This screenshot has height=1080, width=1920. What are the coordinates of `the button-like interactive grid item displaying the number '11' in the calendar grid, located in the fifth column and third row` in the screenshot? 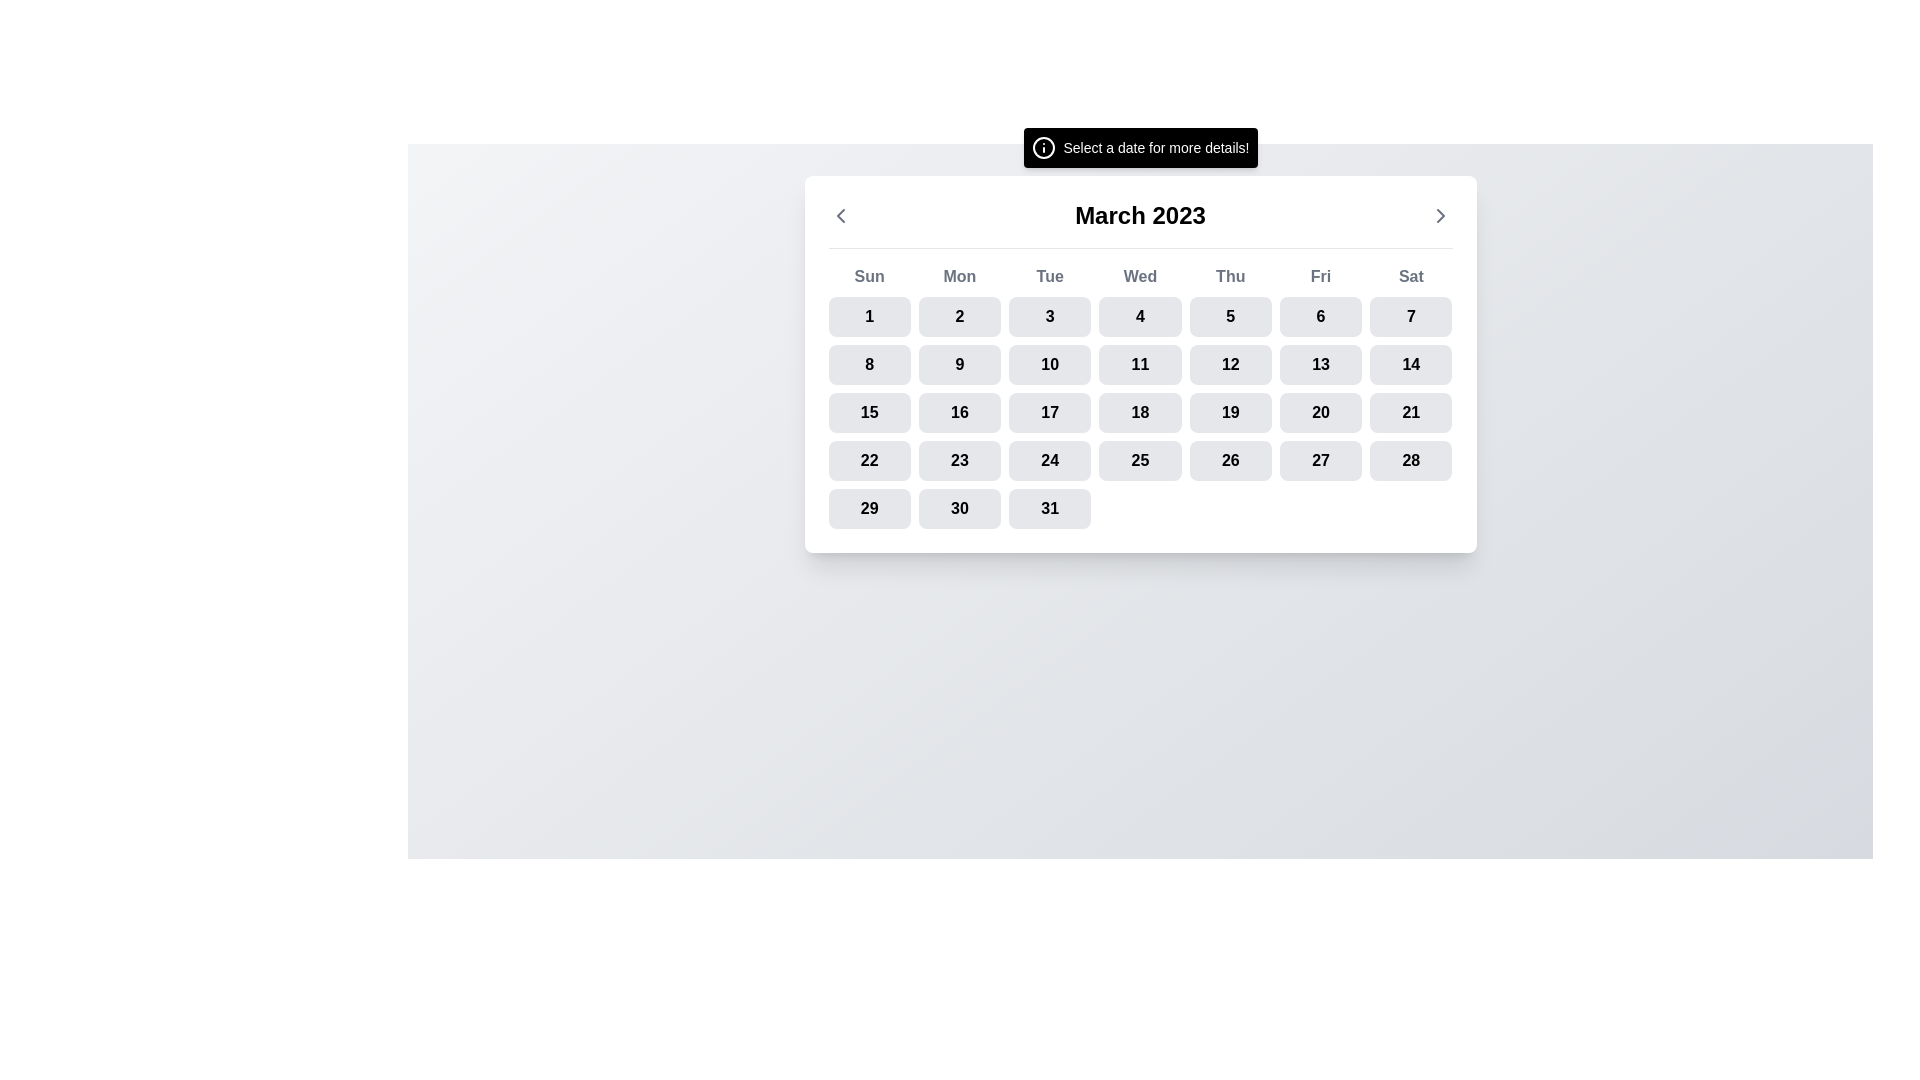 It's located at (1140, 365).